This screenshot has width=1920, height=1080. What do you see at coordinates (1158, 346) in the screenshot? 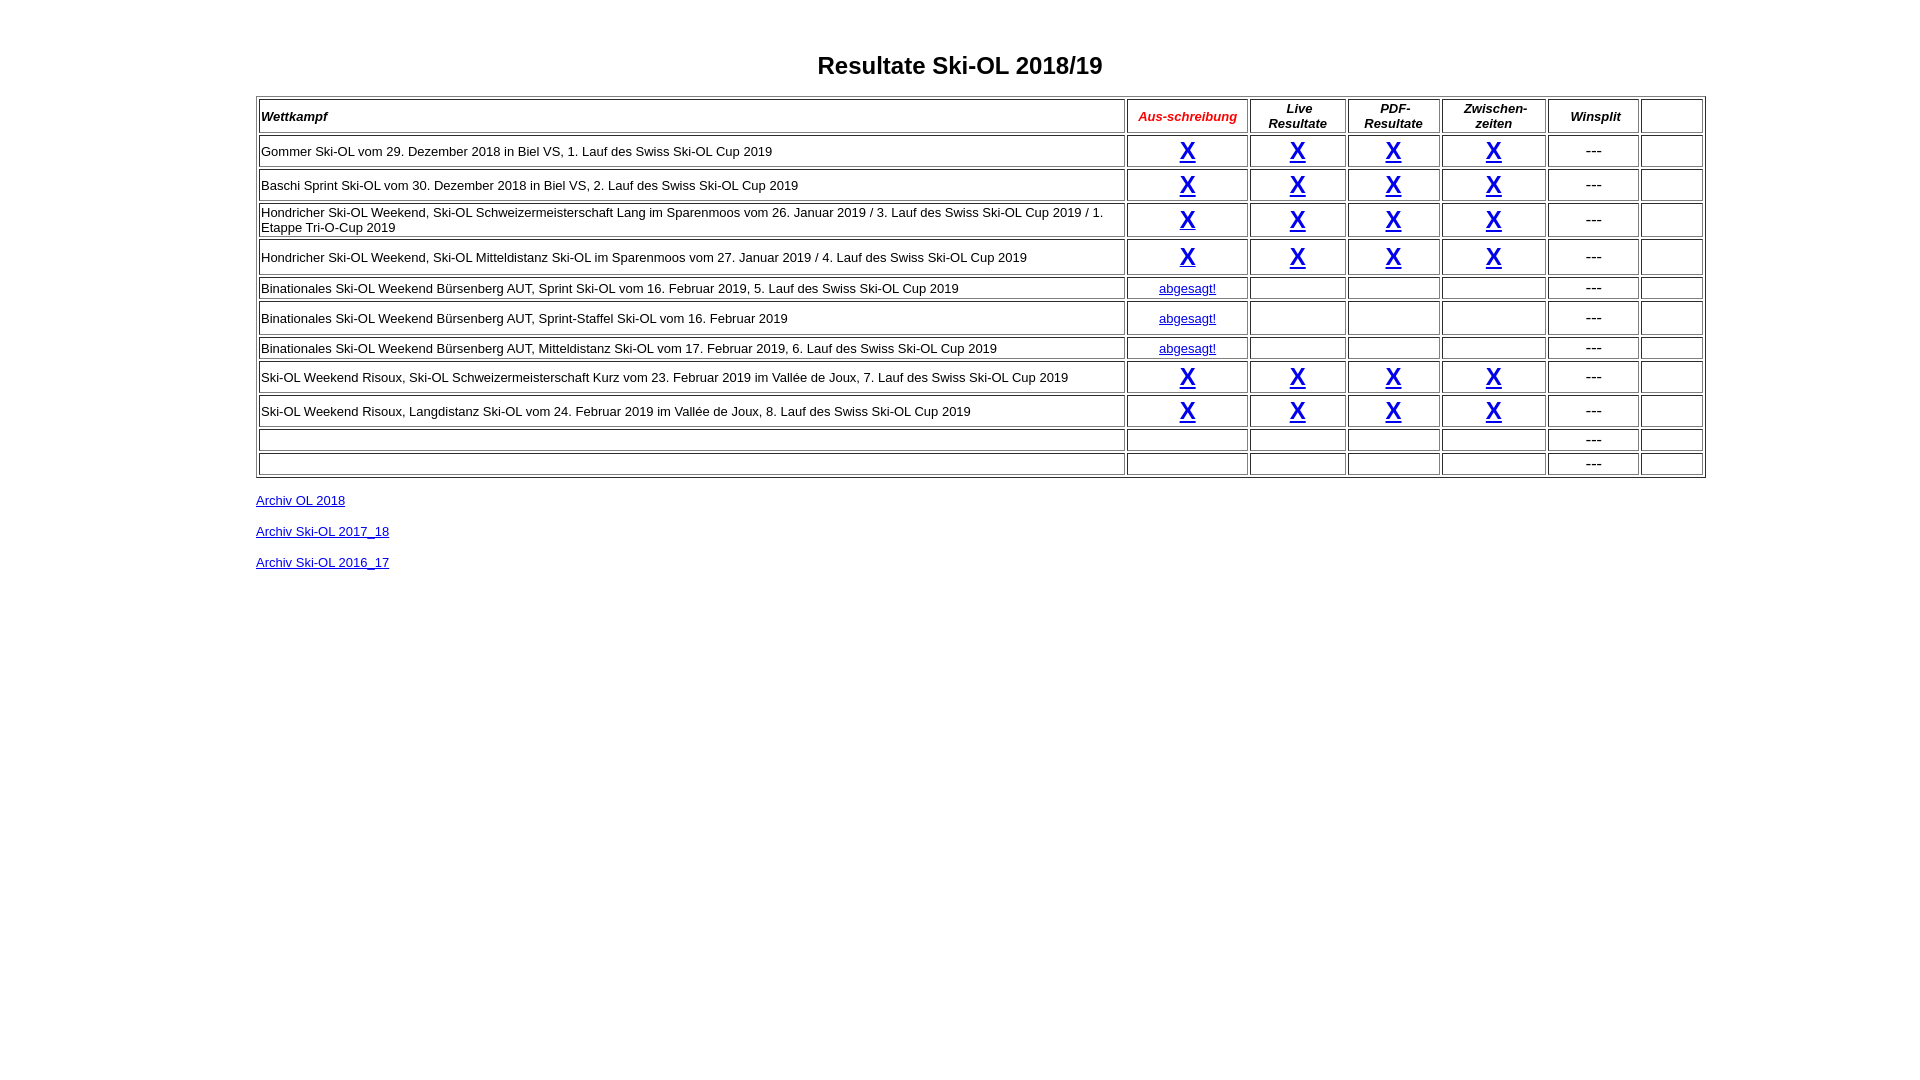
I see `'abgesagt!'` at bounding box center [1158, 346].